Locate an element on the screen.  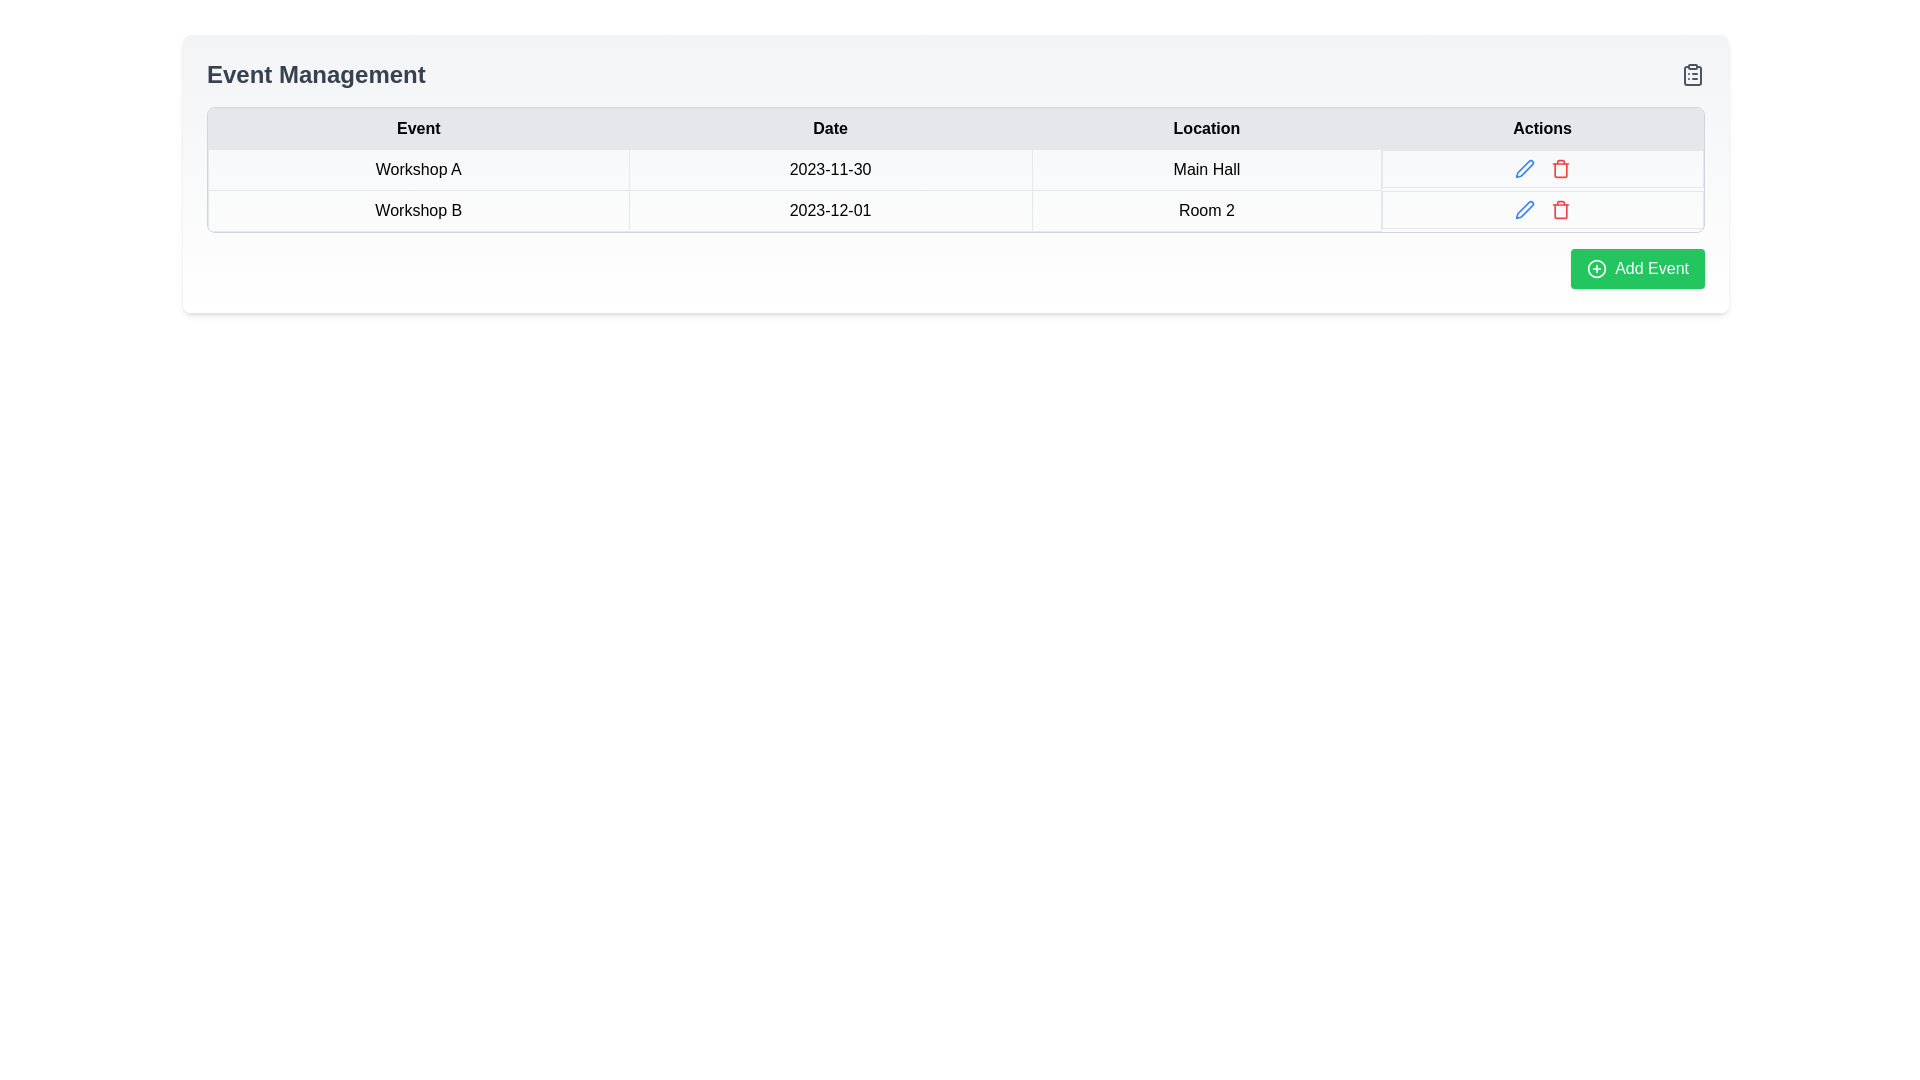
the 'Actions' header label in the table, which is the fourth cell in the header row, following 'Date' and 'Event' and preceded by 'Location' is located at coordinates (1541, 128).